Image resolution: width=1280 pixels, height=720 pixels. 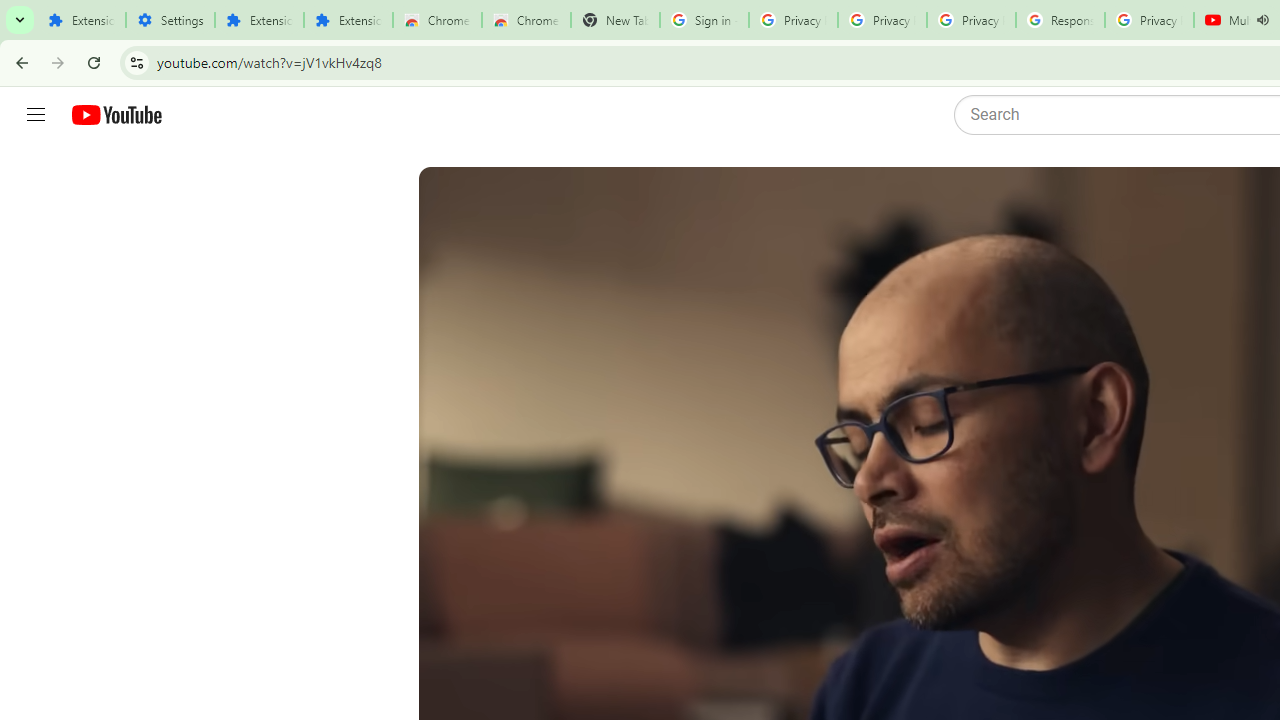 I want to click on 'Mute tab', so click(x=1261, y=20).